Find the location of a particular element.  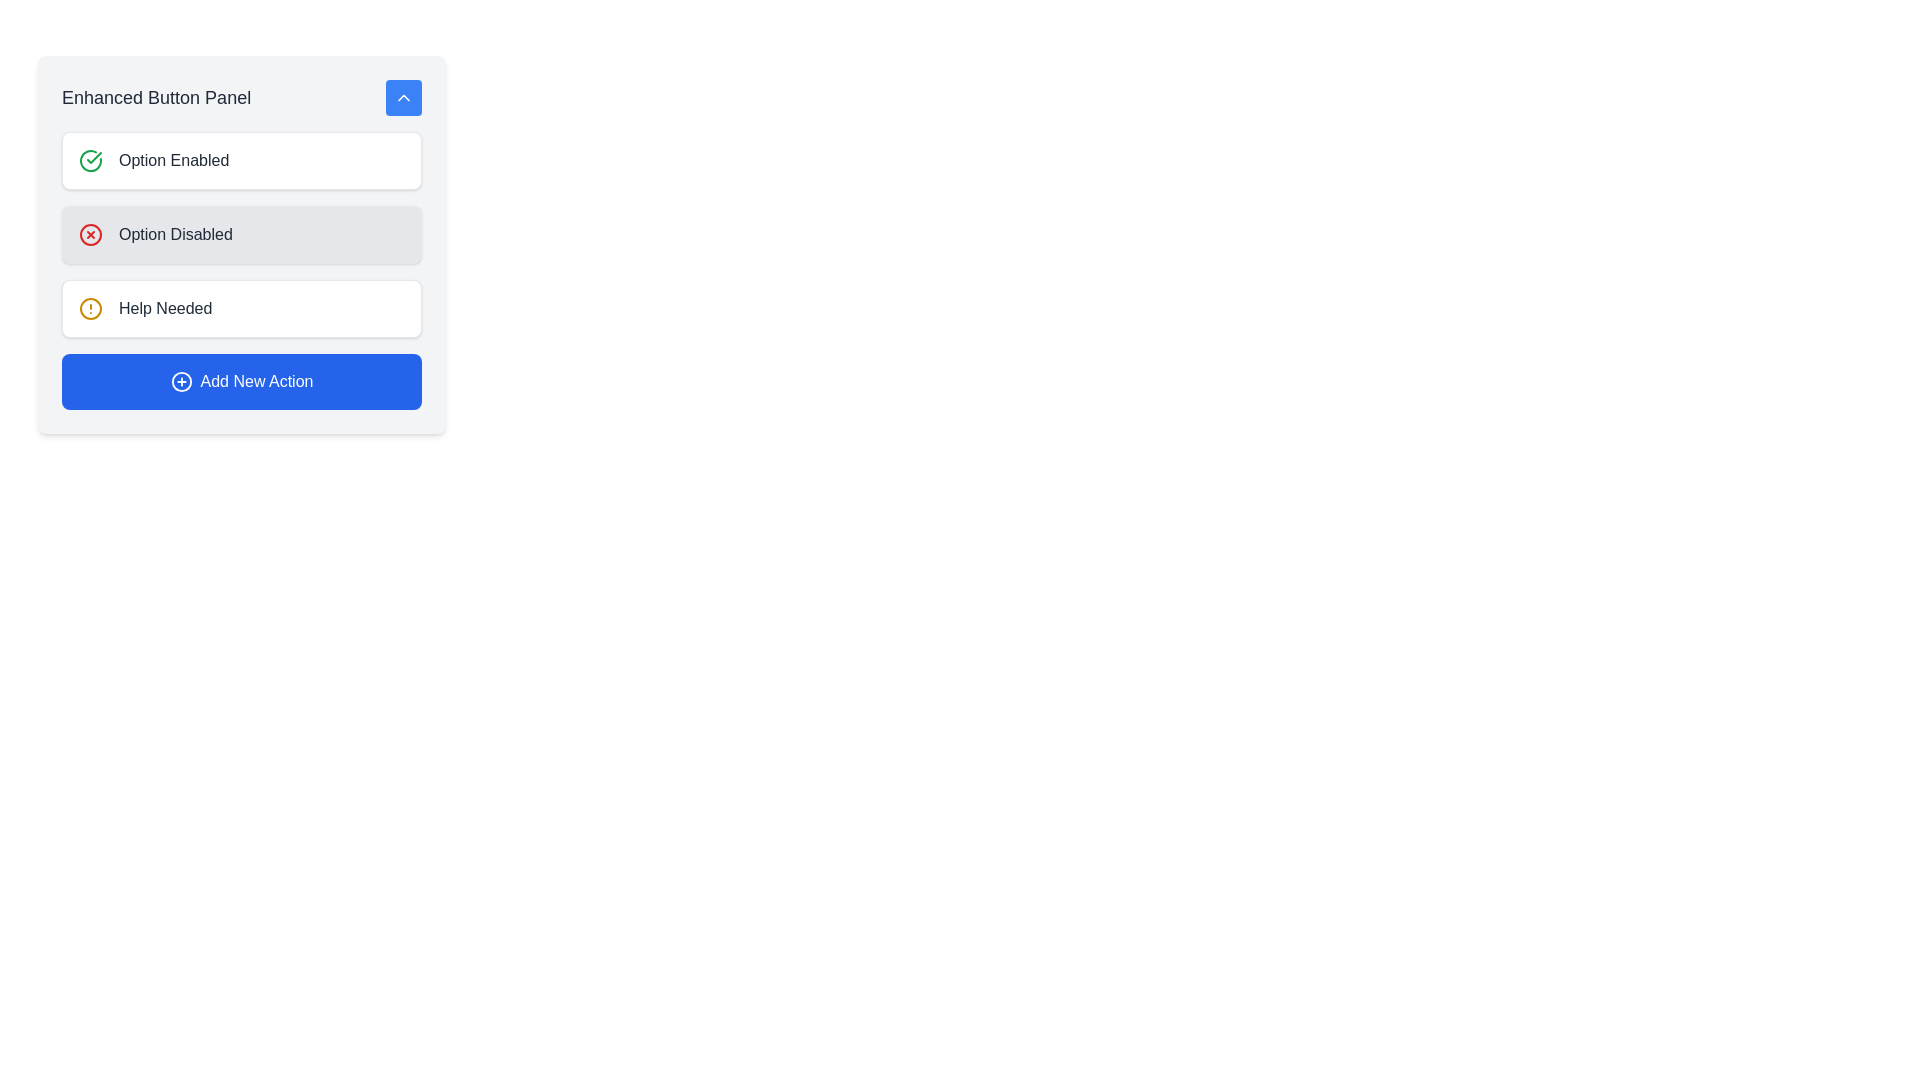

the informational text label that indicates the current status as 'Option Enabled' to trigger potential hover effects is located at coordinates (174, 160).